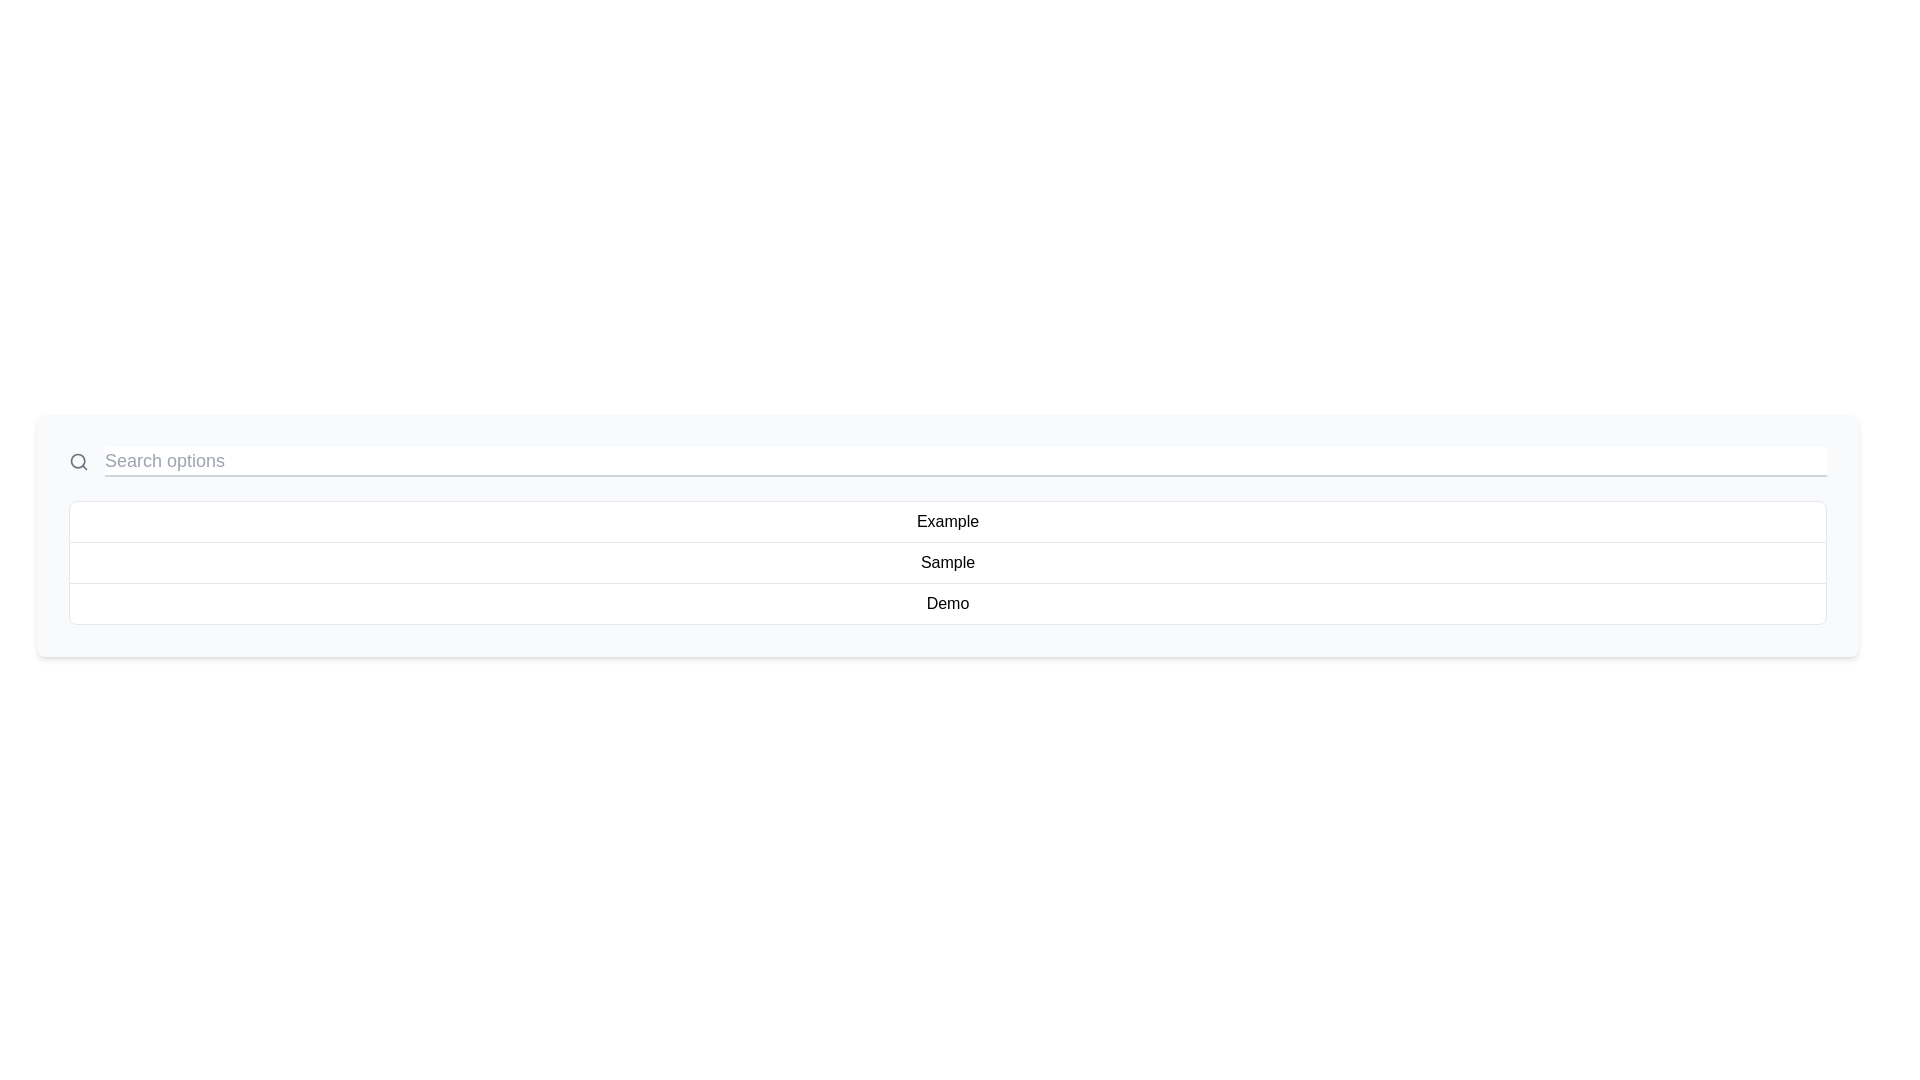 This screenshot has height=1080, width=1920. I want to click on the search icon located at the top-left corner of the search bar, which serves as a visual indicator for search-related actions, so click(78, 462).